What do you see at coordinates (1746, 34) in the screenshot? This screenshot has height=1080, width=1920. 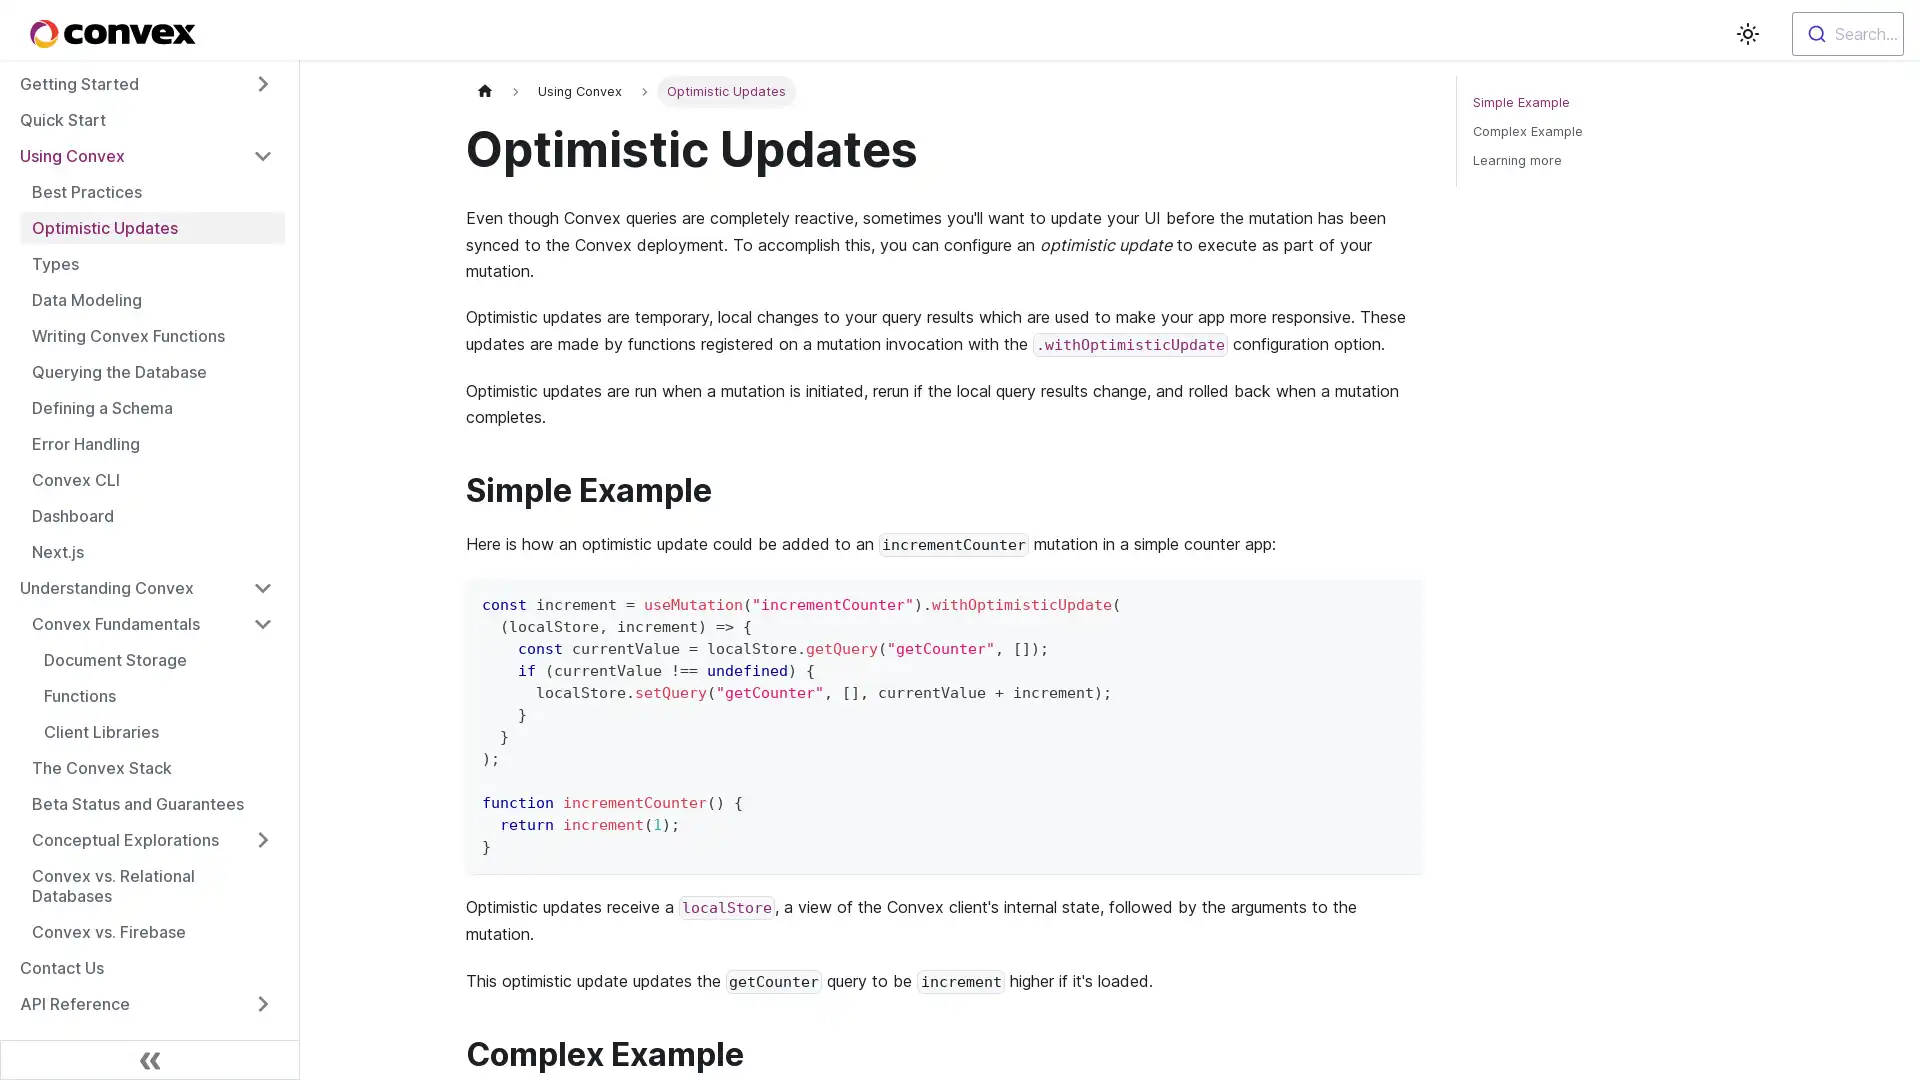 I see `Switch between dark and light mode (currently light mode)` at bounding box center [1746, 34].